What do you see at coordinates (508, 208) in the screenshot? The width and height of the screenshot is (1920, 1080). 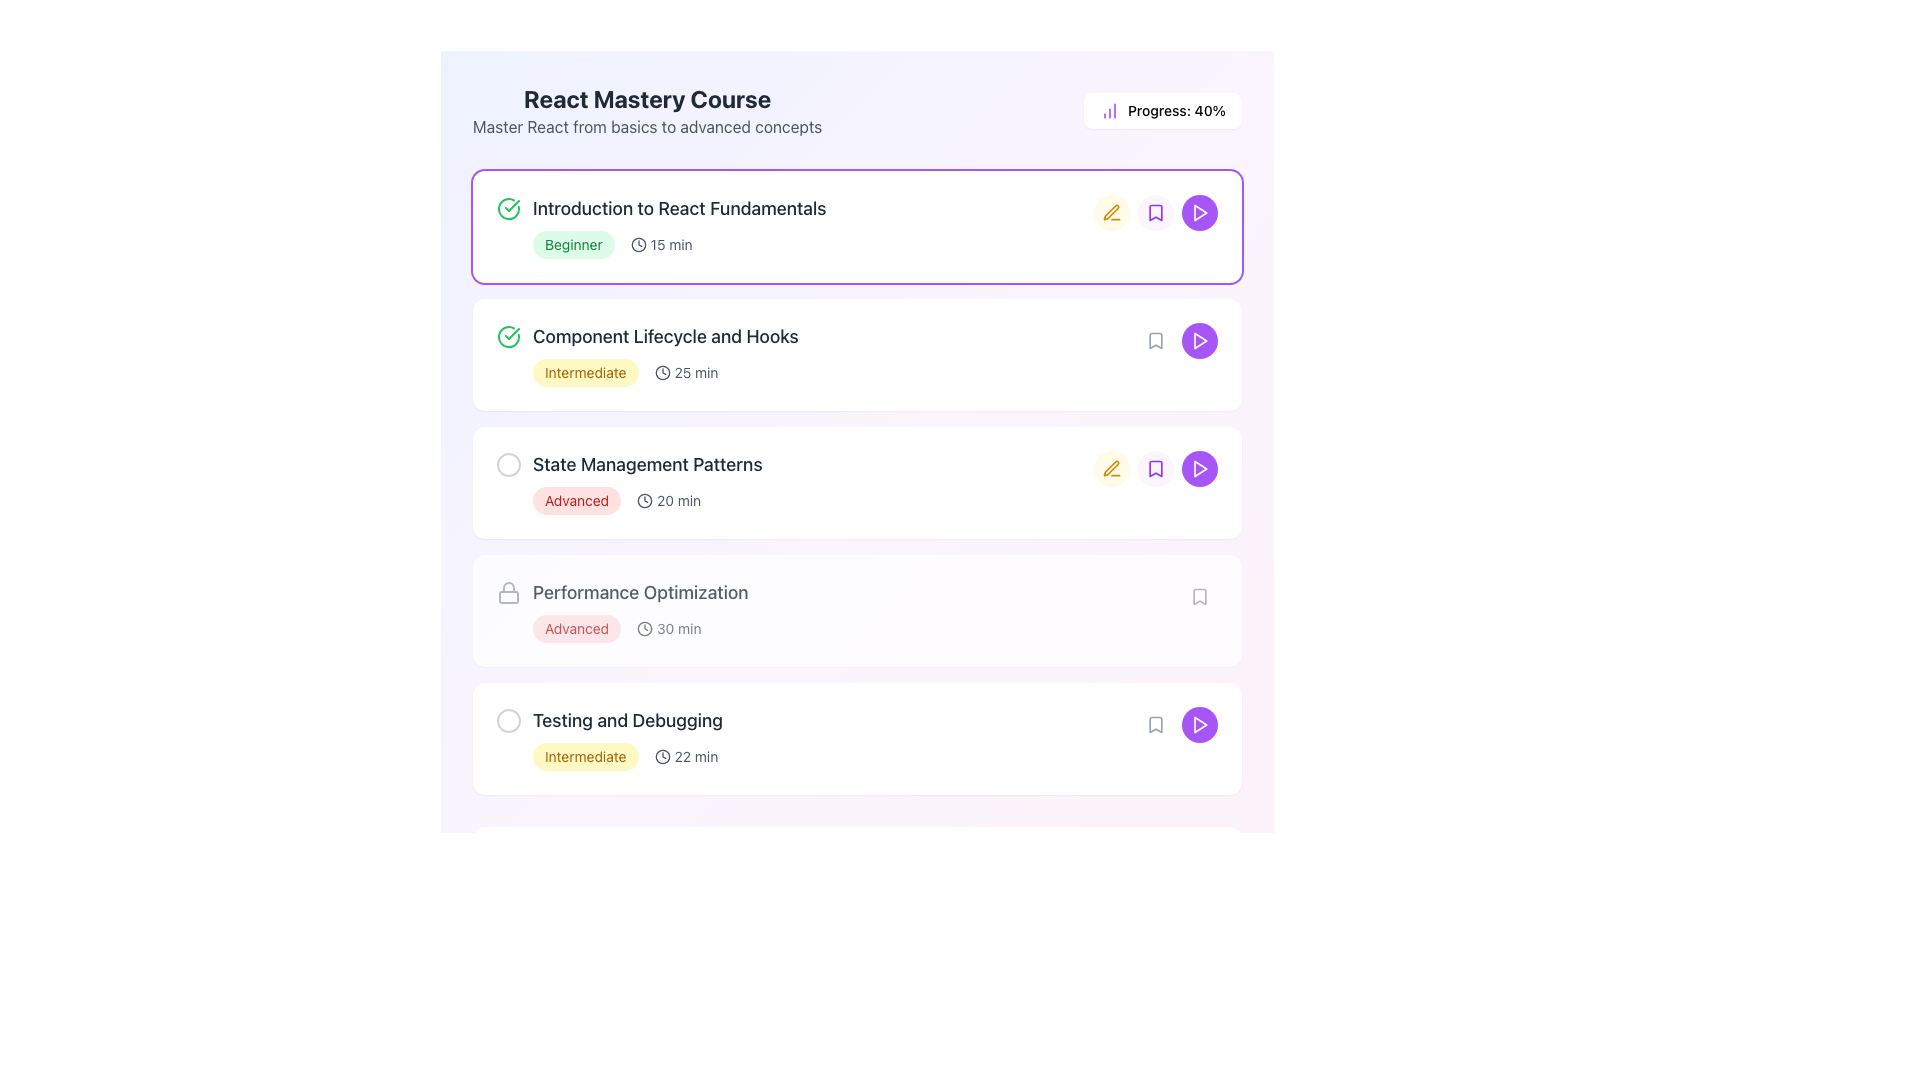 I see `the completion status icon located at the top-left corner of the 'Introduction to React Fundamentals' section, which indicates that the module has been completed by the user` at bounding box center [508, 208].